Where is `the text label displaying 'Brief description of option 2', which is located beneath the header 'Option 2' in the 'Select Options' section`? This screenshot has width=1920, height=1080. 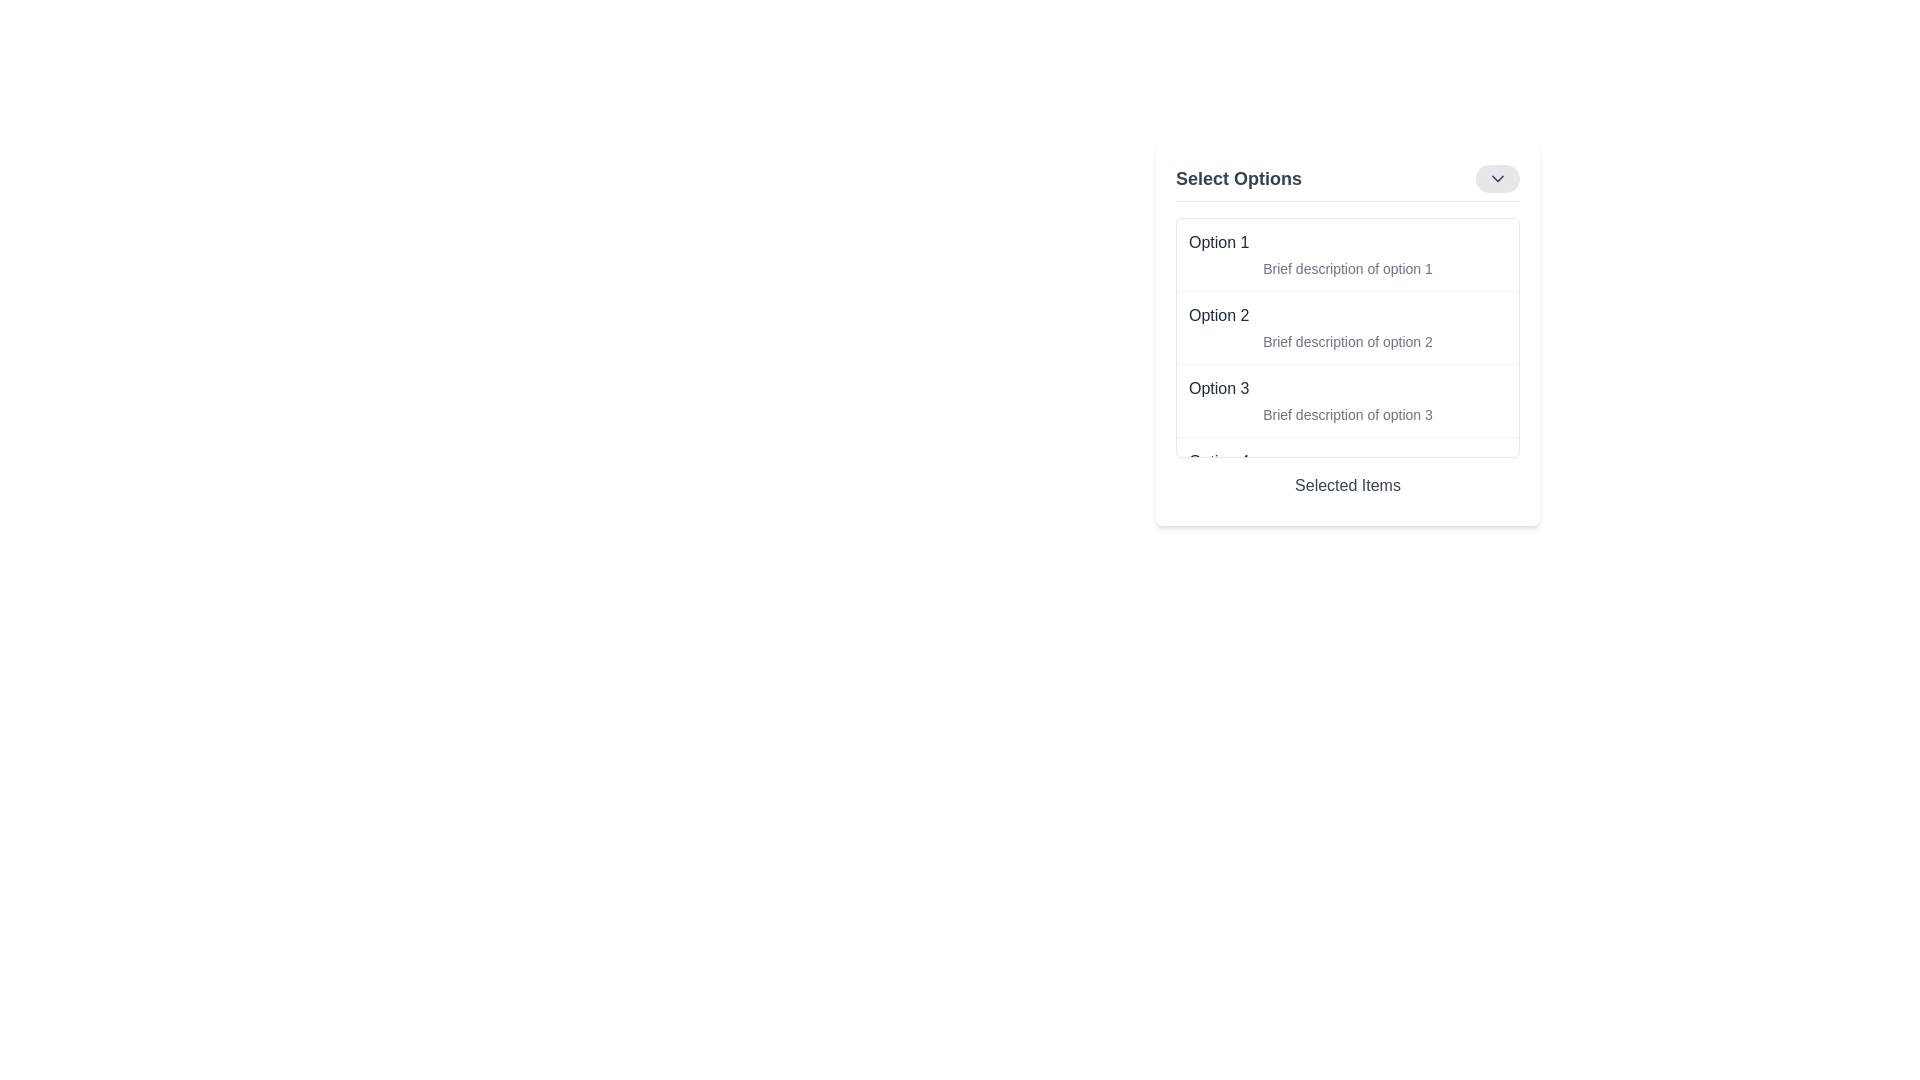 the text label displaying 'Brief description of option 2', which is located beneath the header 'Option 2' in the 'Select Options' section is located at coordinates (1348, 341).